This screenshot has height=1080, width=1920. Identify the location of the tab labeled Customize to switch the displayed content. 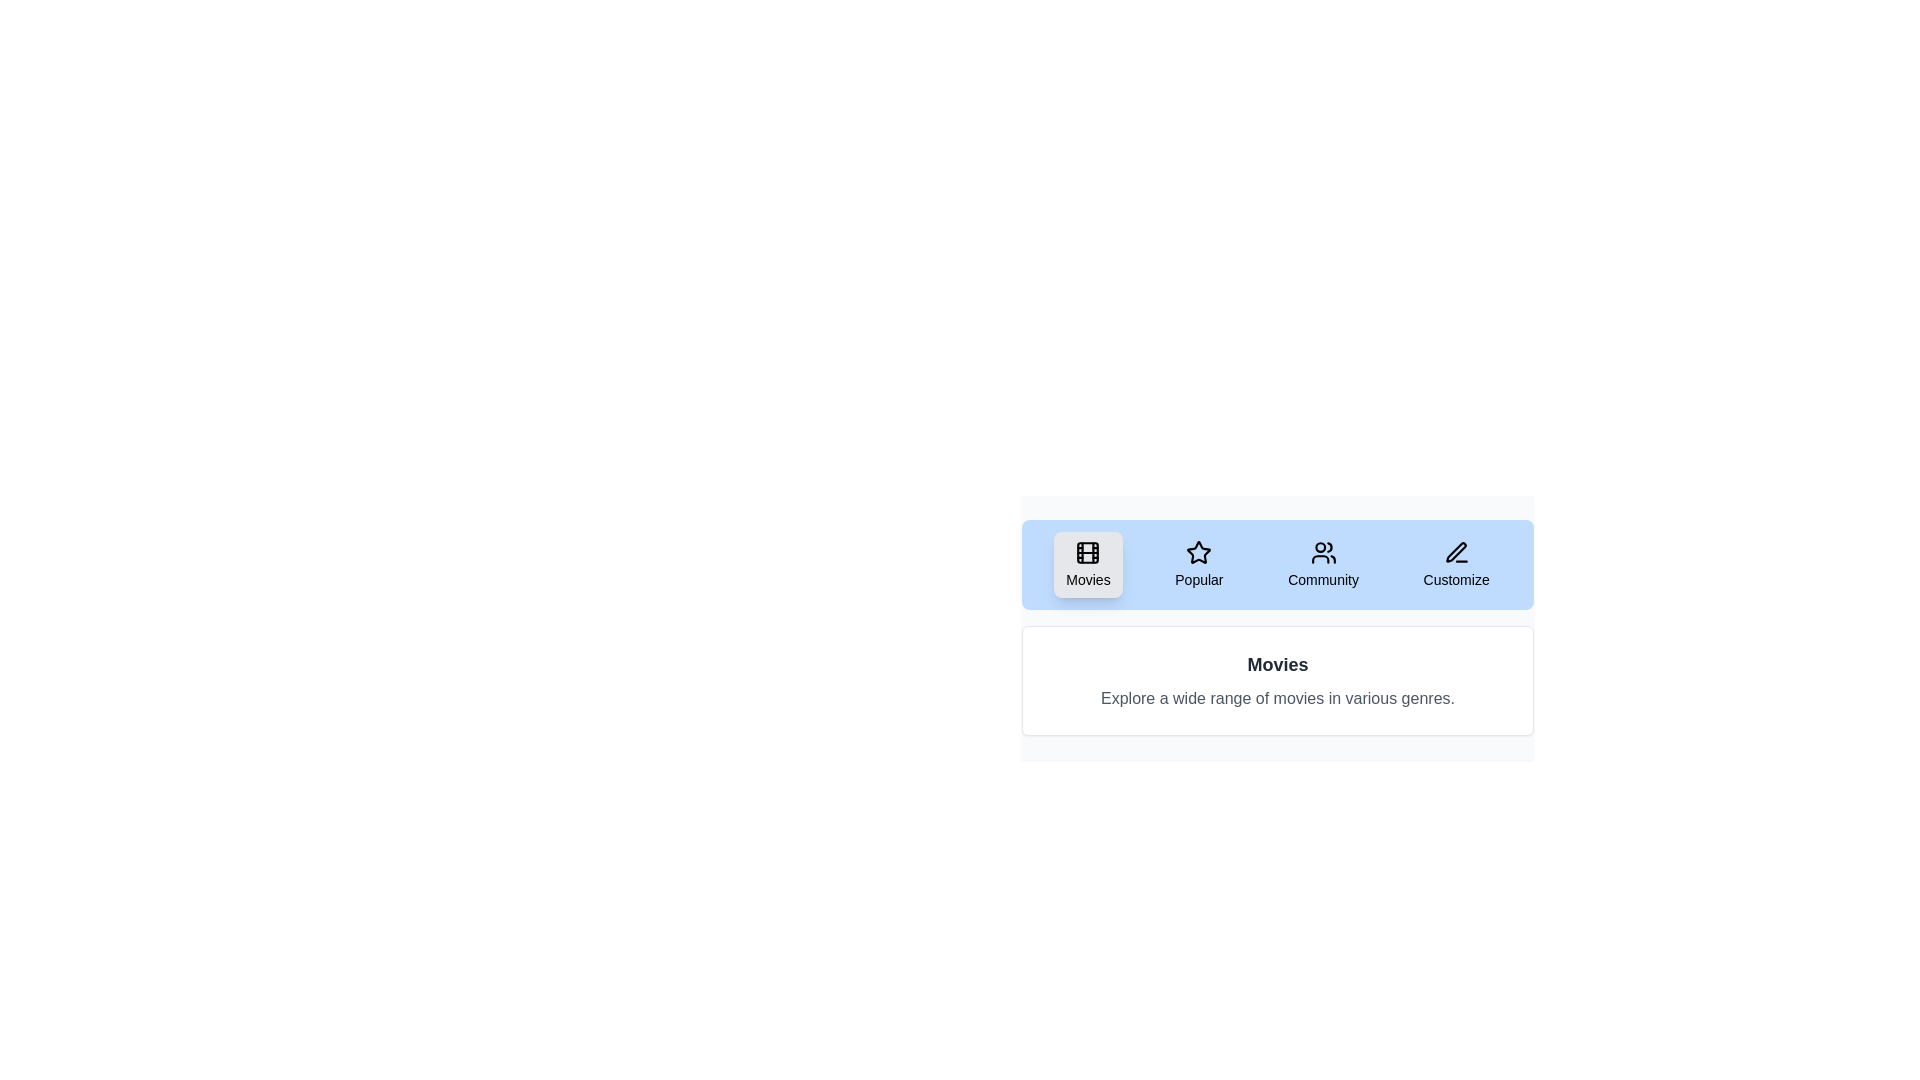
(1455, 564).